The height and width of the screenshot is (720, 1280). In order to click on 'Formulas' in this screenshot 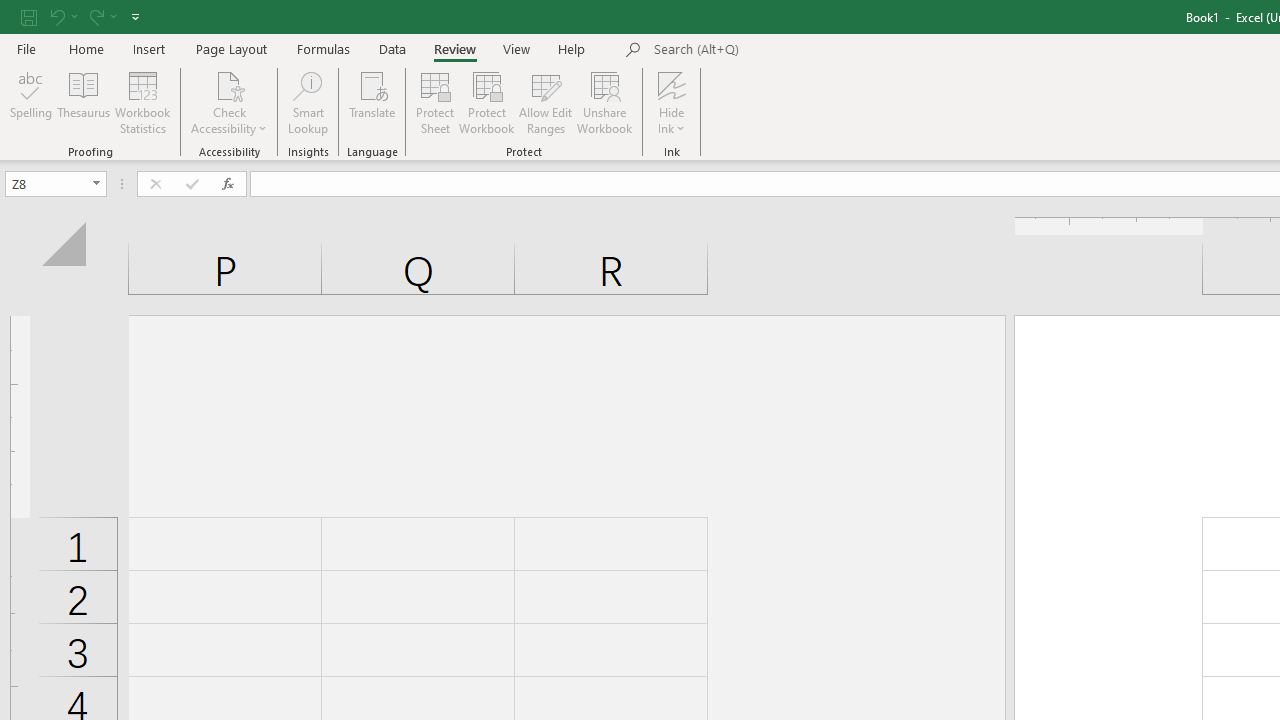, I will do `click(323, 48)`.